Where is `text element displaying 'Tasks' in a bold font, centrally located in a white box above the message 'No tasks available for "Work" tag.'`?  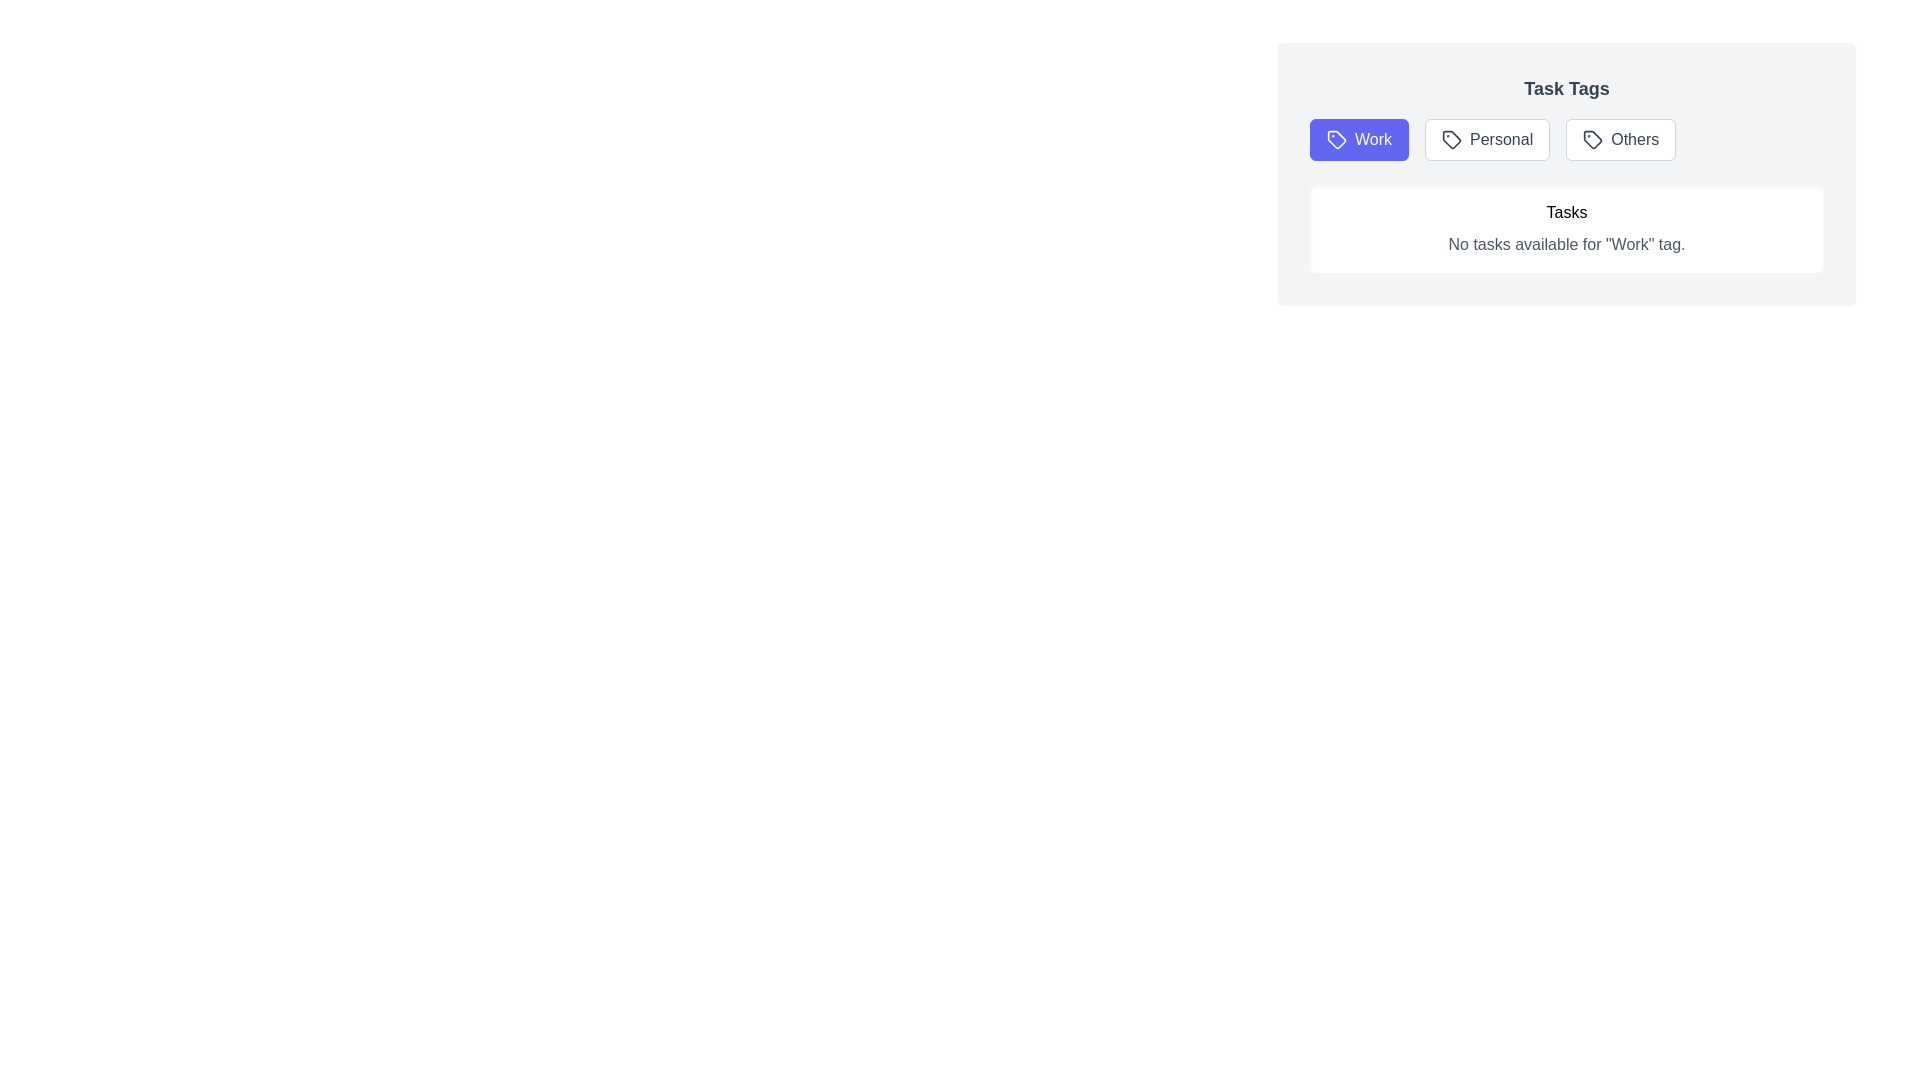 text element displaying 'Tasks' in a bold font, centrally located in a white box above the message 'No tasks available for "Work" tag.' is located at coordinates (1565, 212).